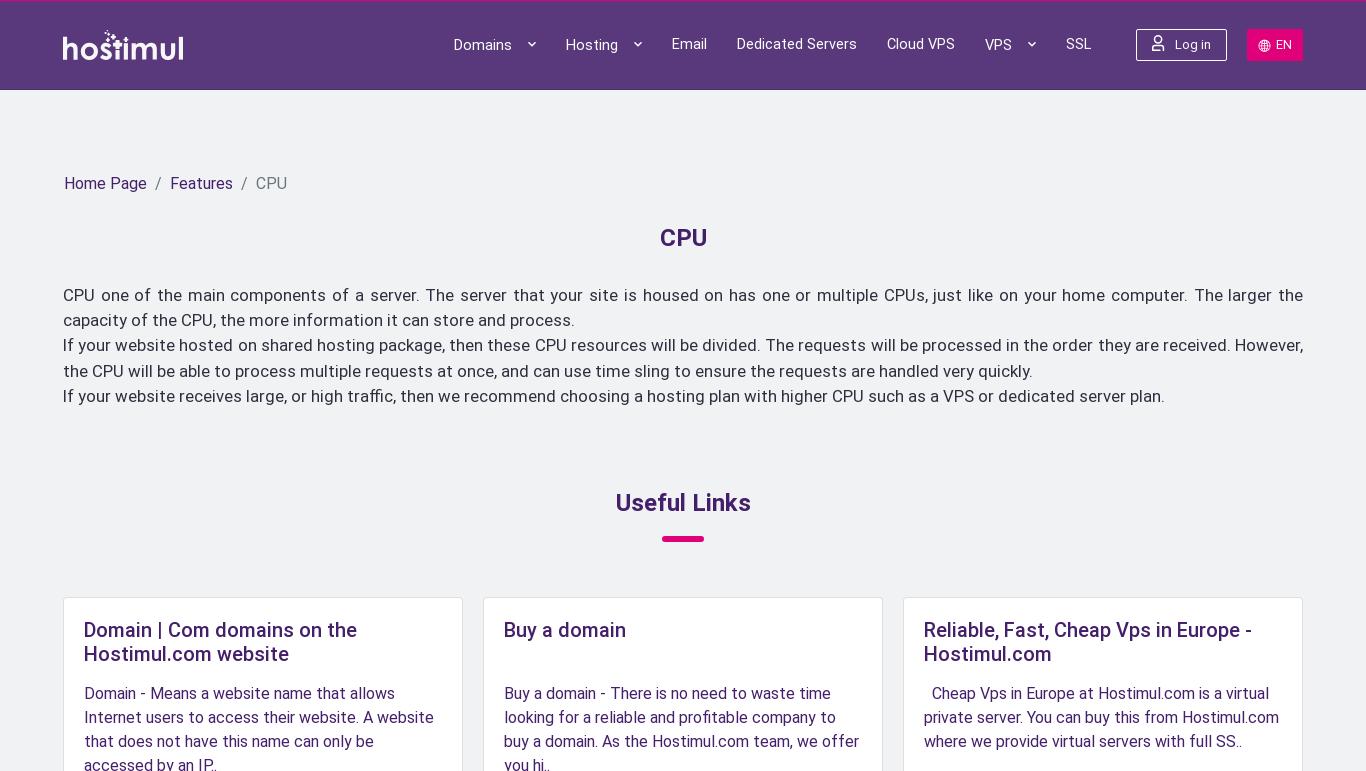 The width and height of the screenshot is (1366, 771). Describe the element at coordinates (1087, 641) in the screenshot. I see `'Reliable, Fast, Cheap Vps in Europe - Hostimul.com'` at that location.